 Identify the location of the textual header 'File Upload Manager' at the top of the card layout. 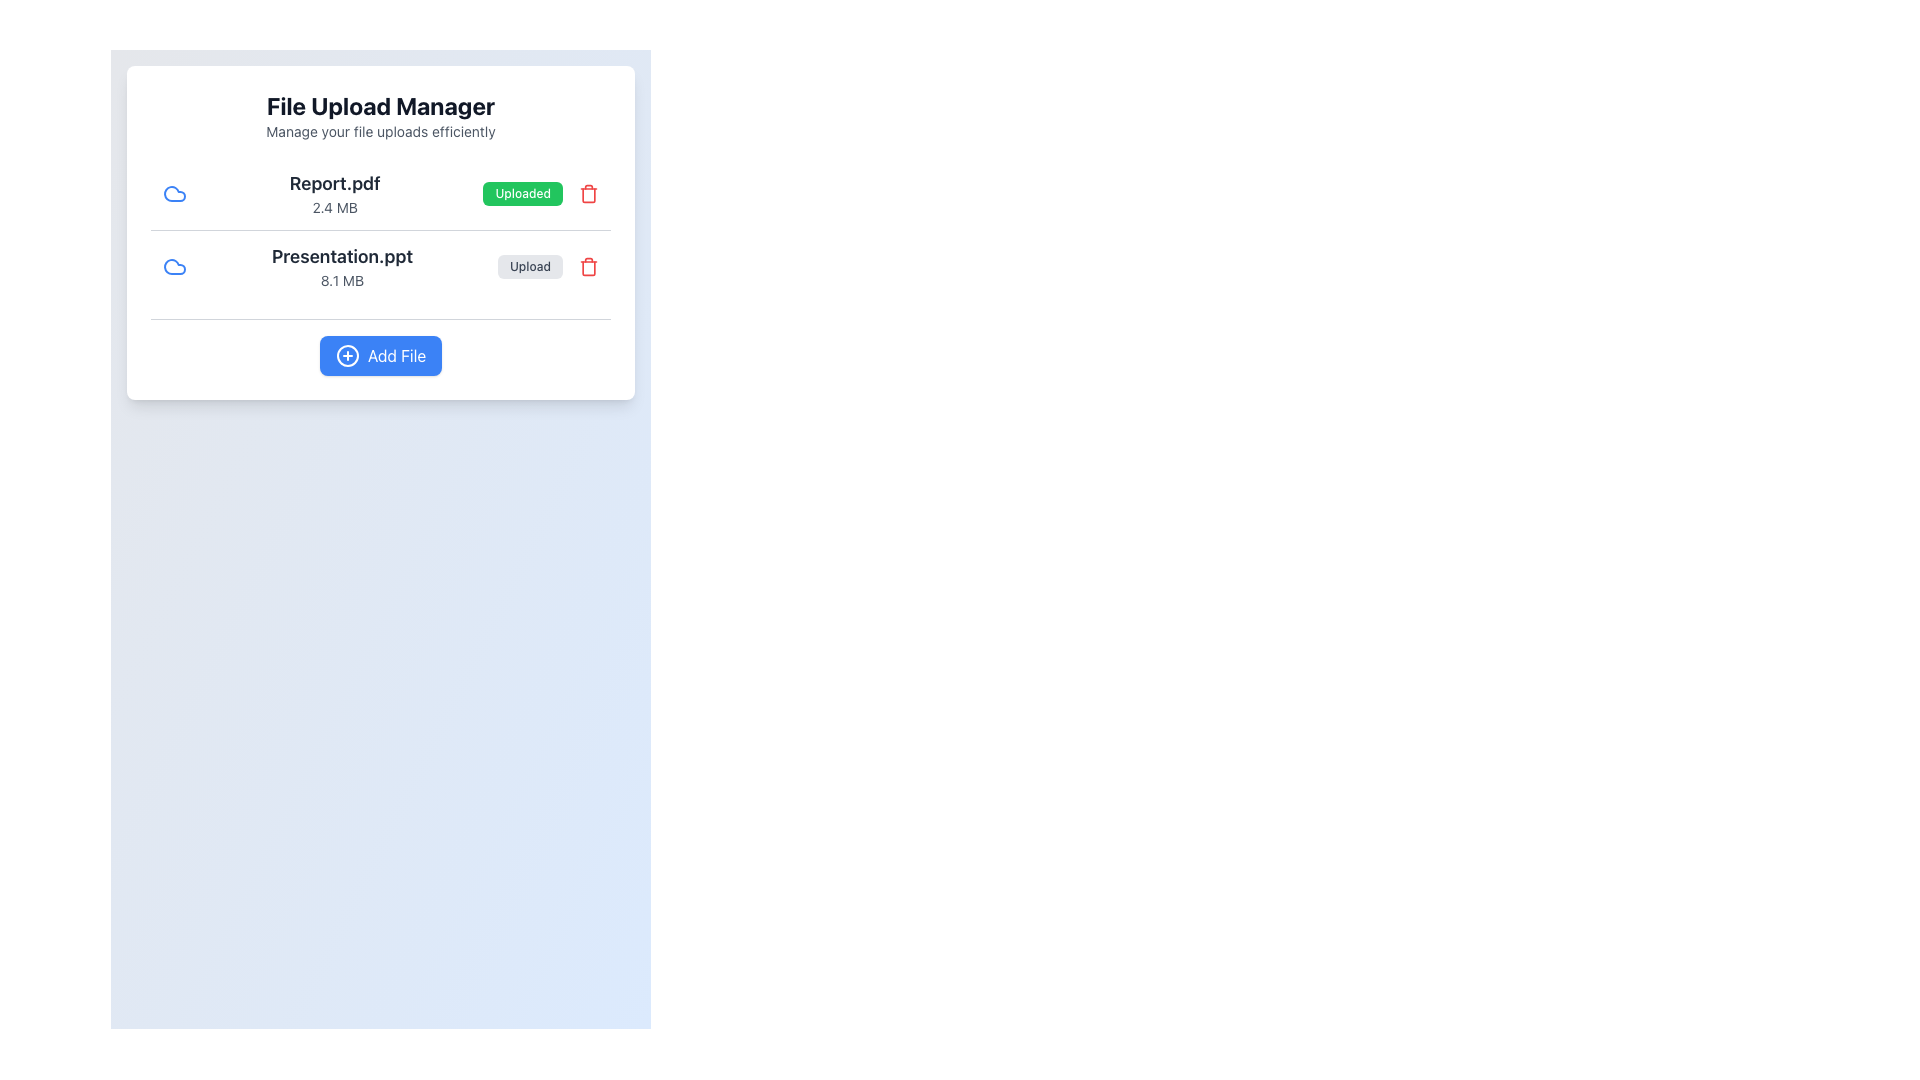
(380, 115).